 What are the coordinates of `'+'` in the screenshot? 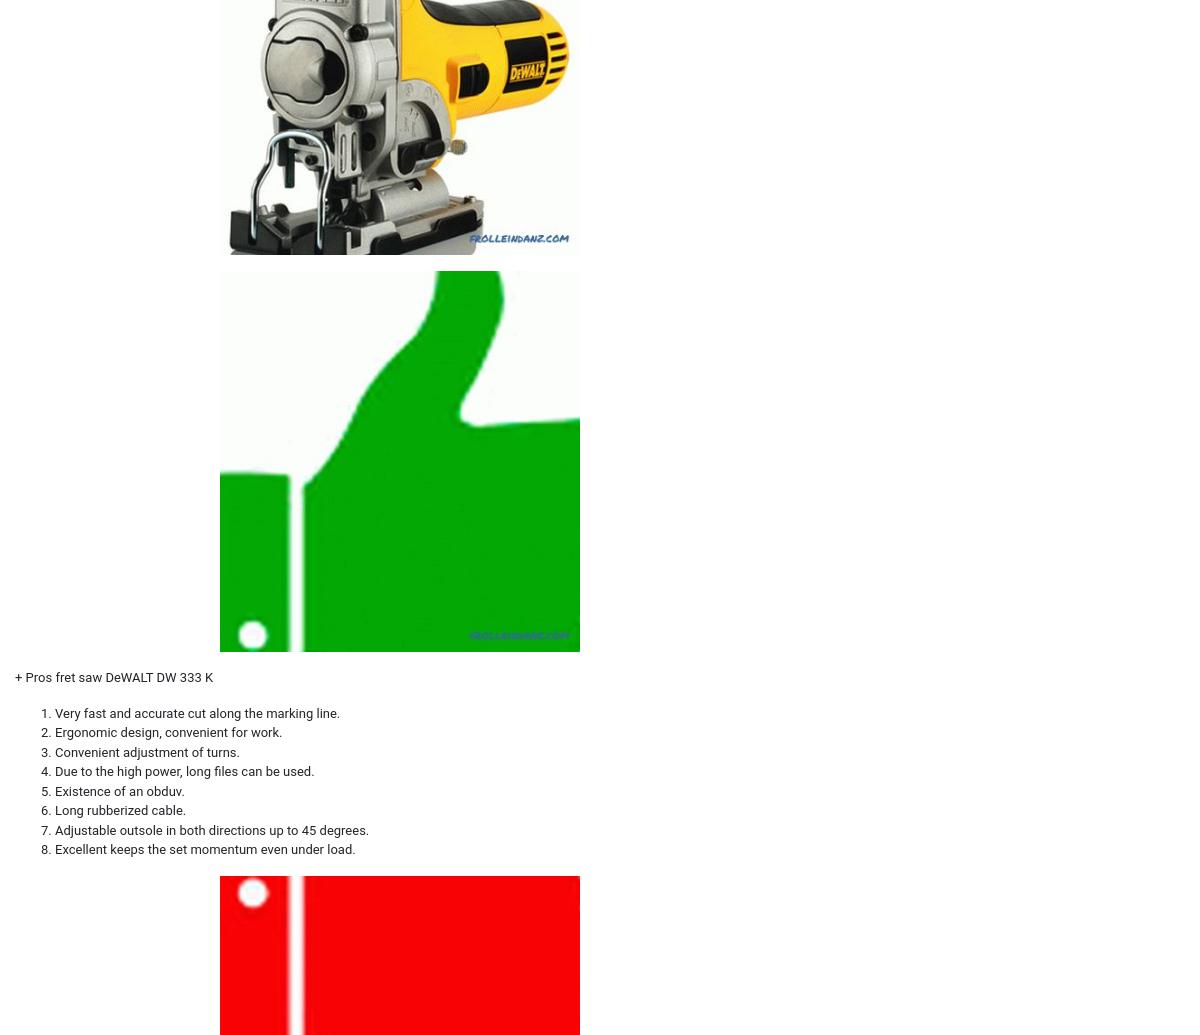 It's located at (20, 676).